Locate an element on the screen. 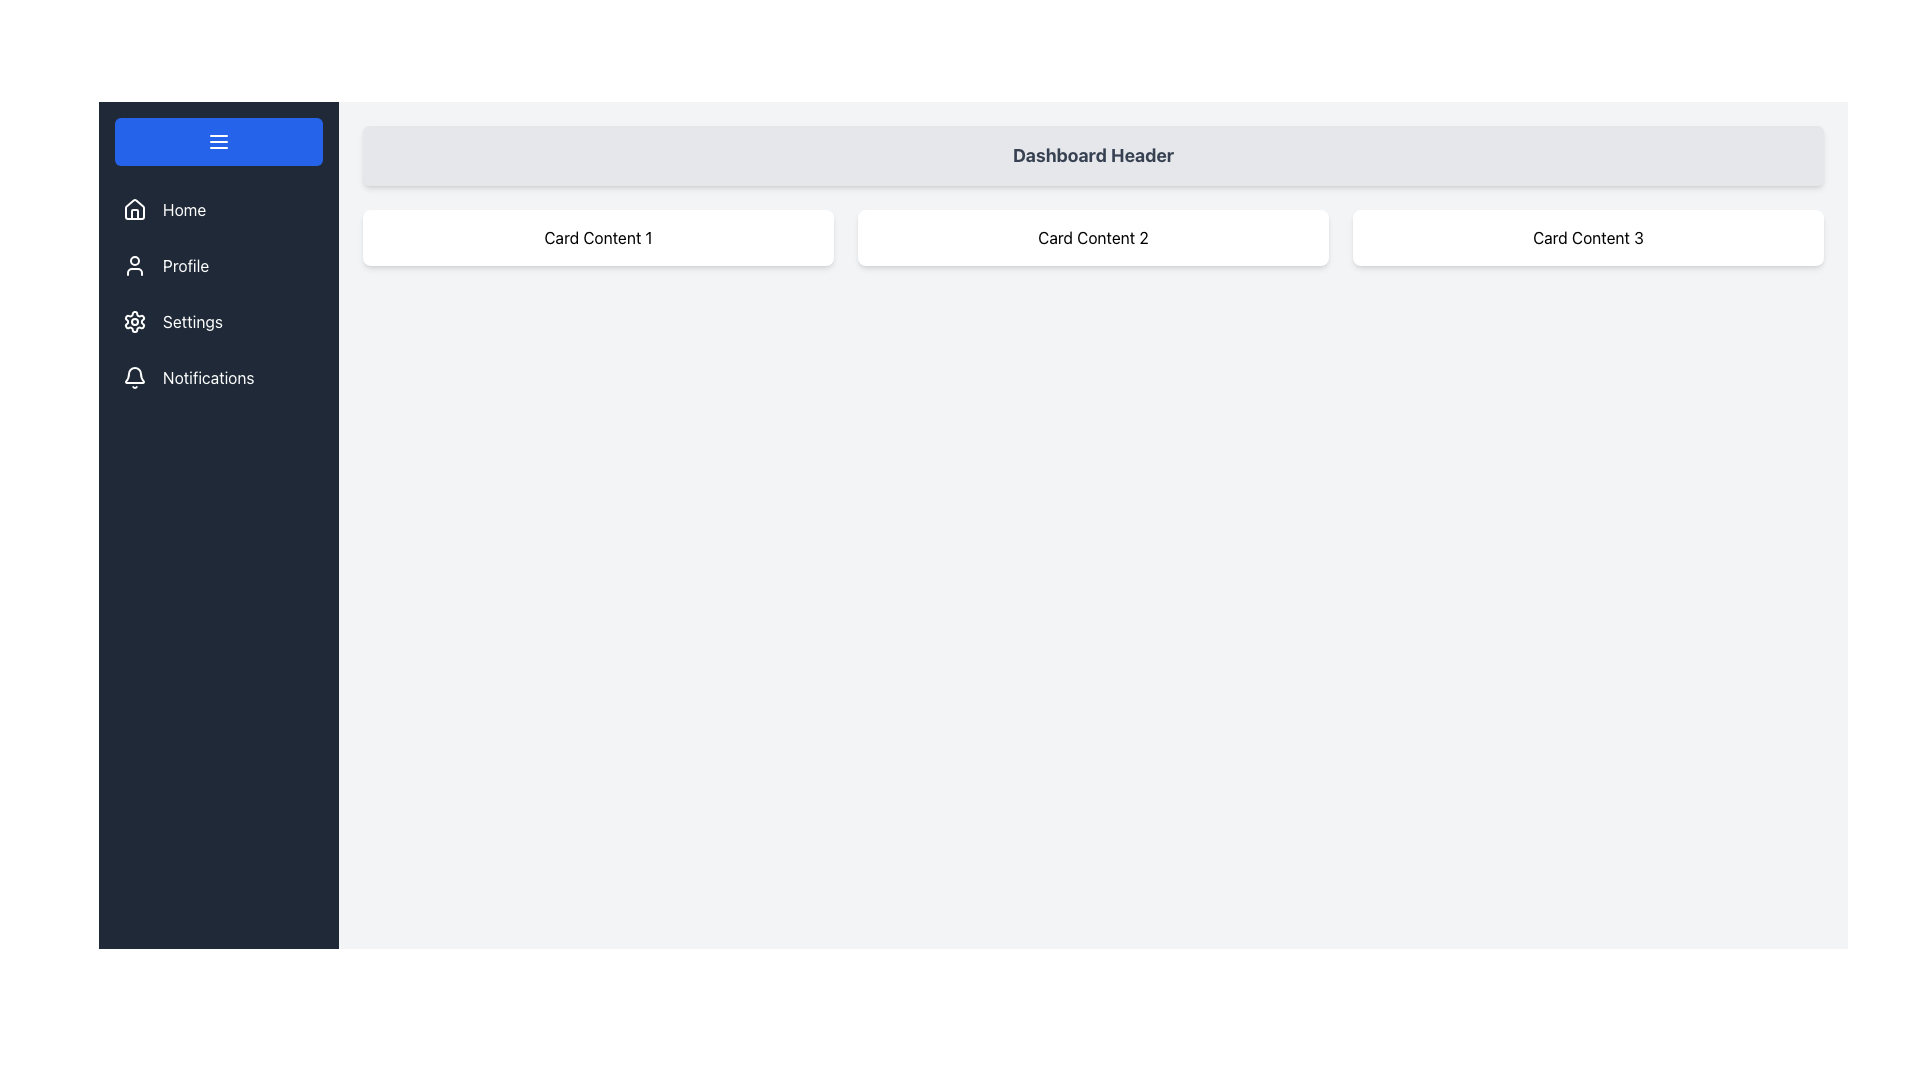  the menu icon, which consists of three horizontal lines on a blue background located at the top left corner of the sidebar is located at coordinates (219, 141).